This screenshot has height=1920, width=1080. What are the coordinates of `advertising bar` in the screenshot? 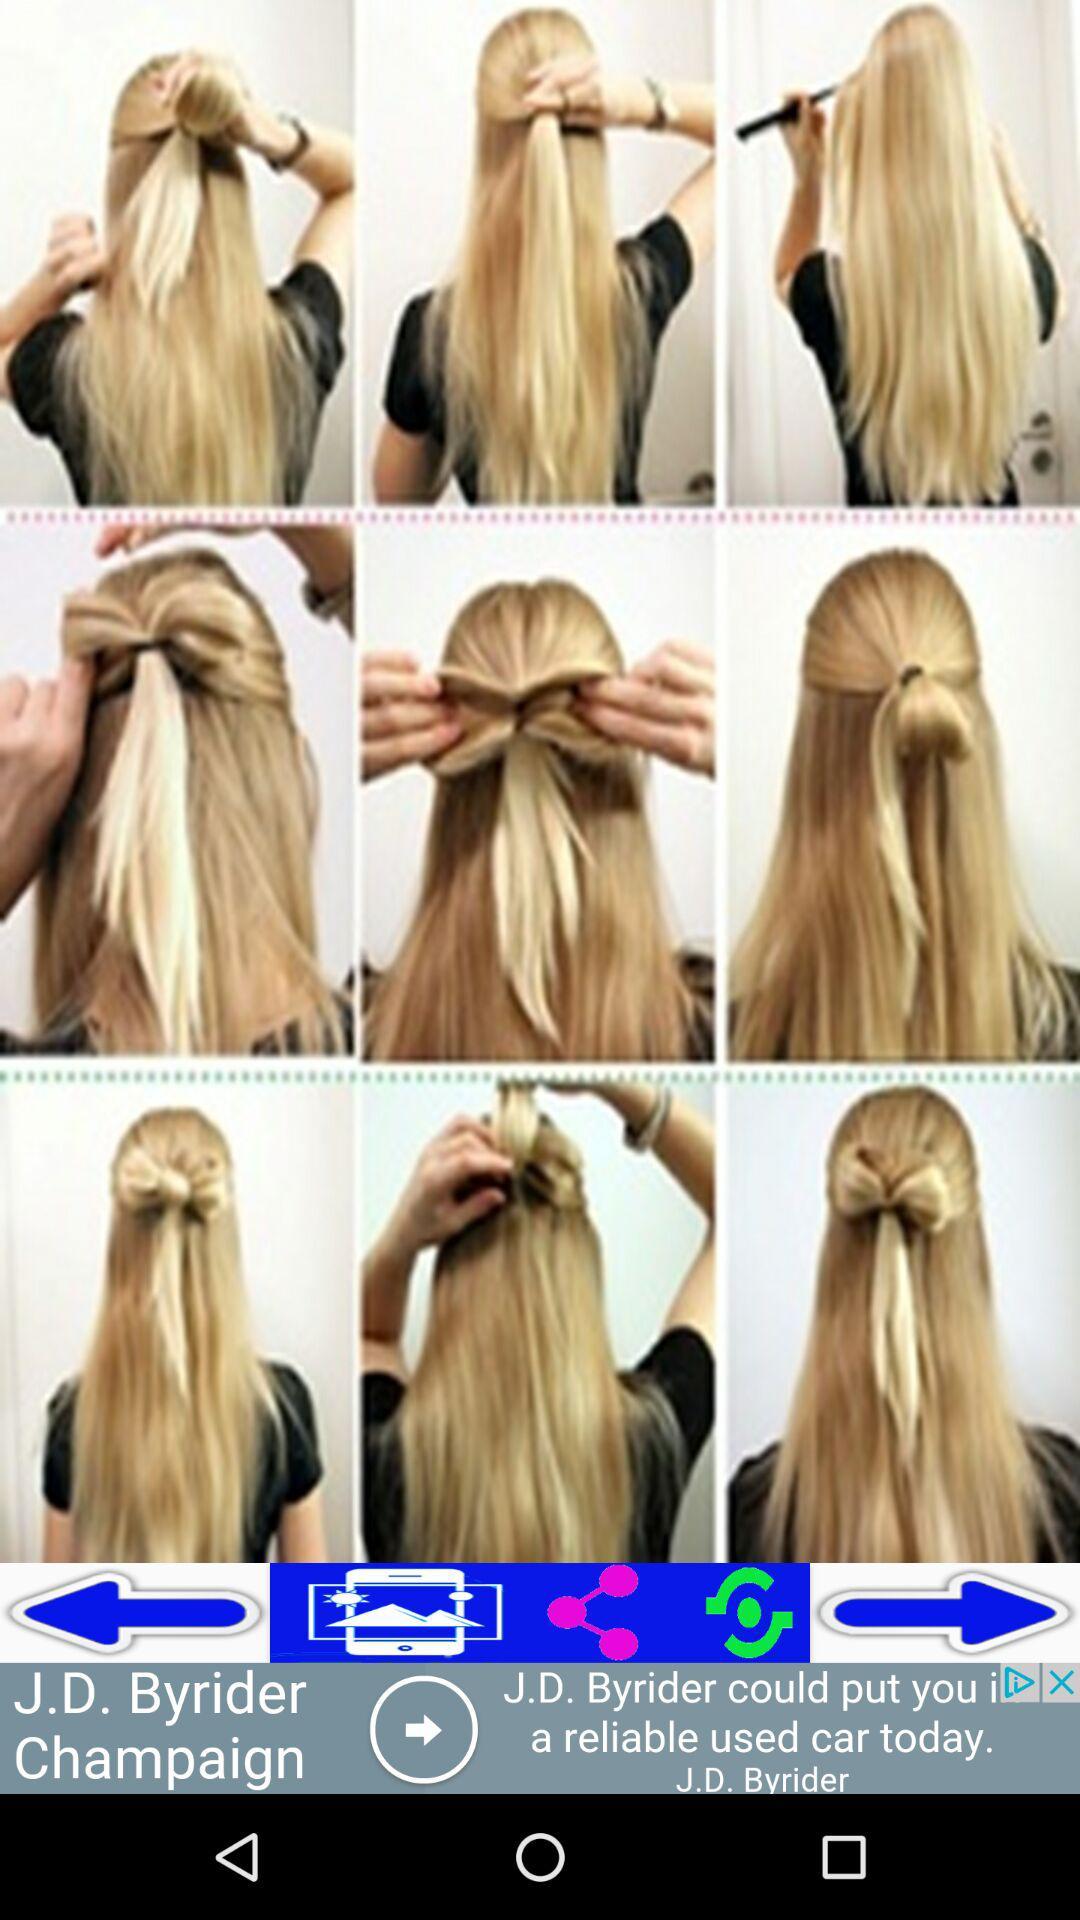 It's located at (540, 1727).